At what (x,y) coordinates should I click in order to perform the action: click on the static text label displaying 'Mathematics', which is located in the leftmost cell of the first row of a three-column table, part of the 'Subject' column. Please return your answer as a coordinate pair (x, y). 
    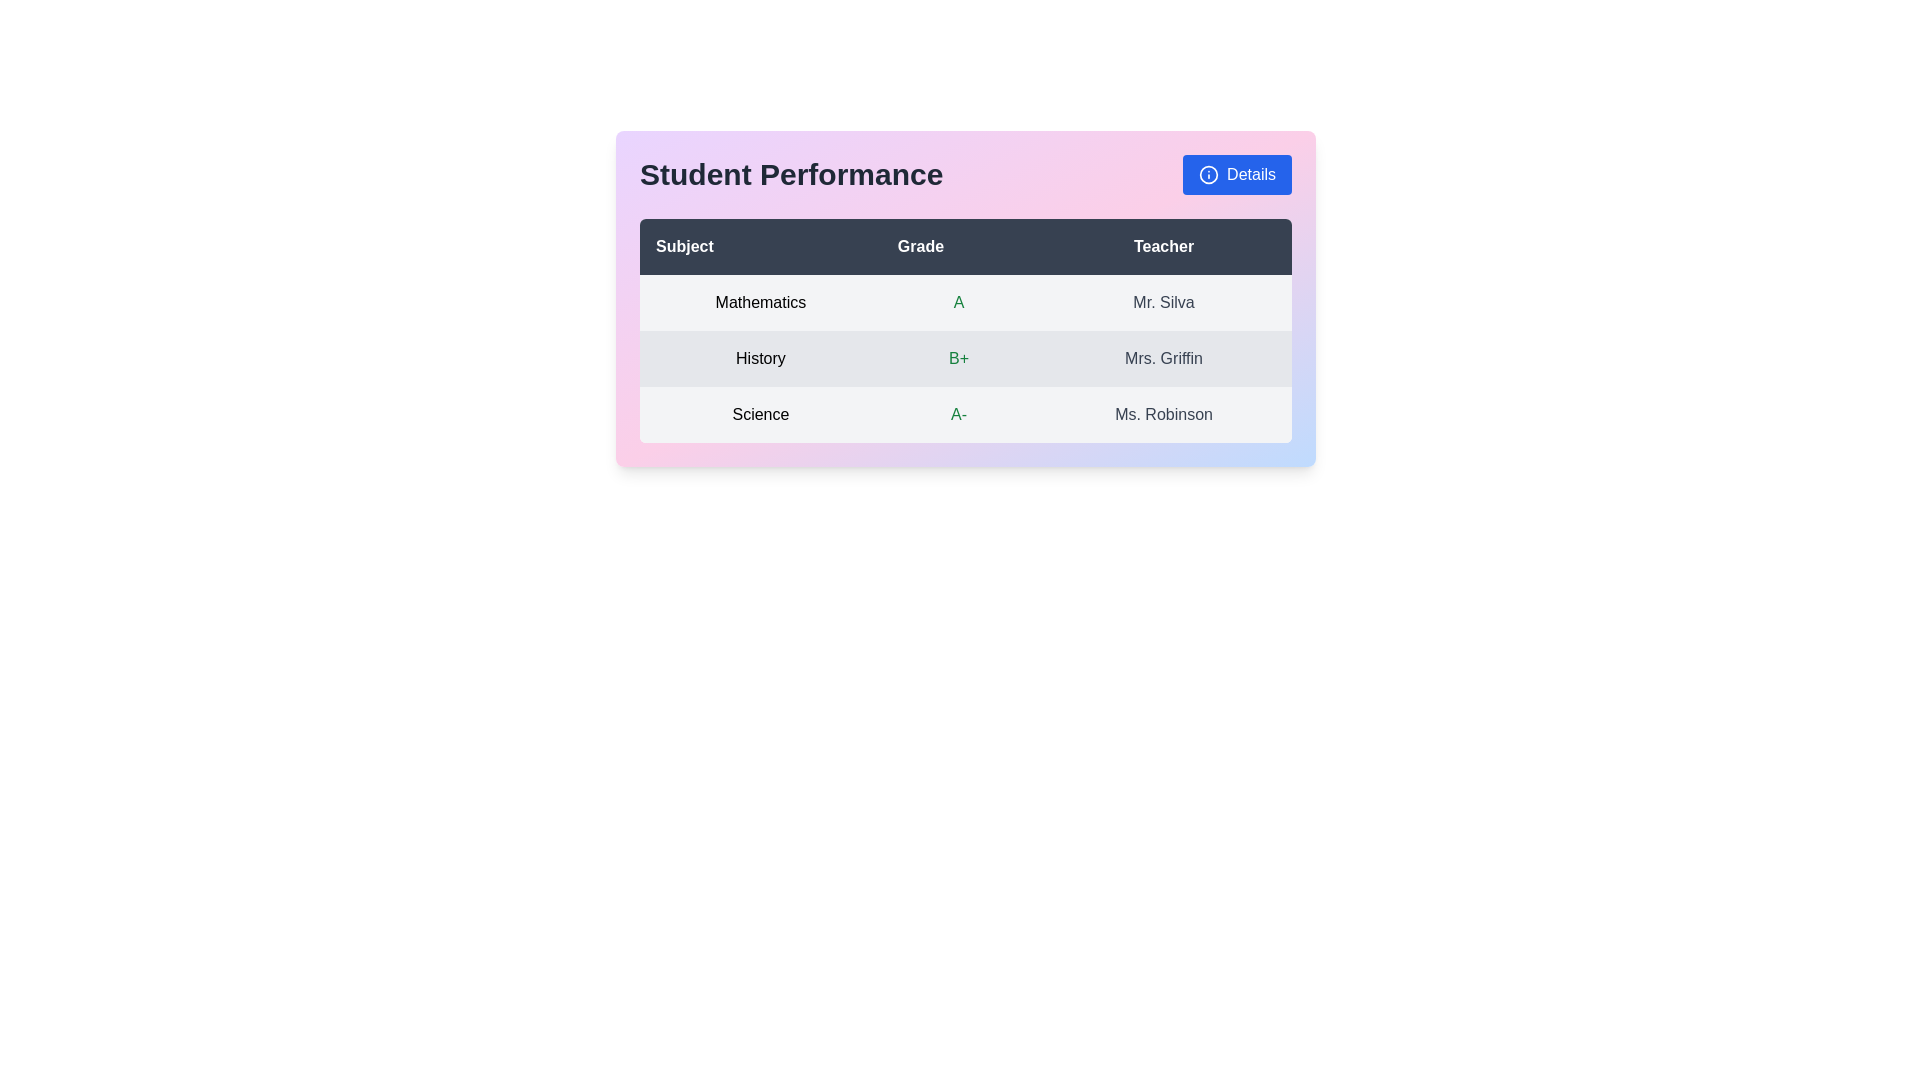
    Looking at the image, I should click on (759, 303).